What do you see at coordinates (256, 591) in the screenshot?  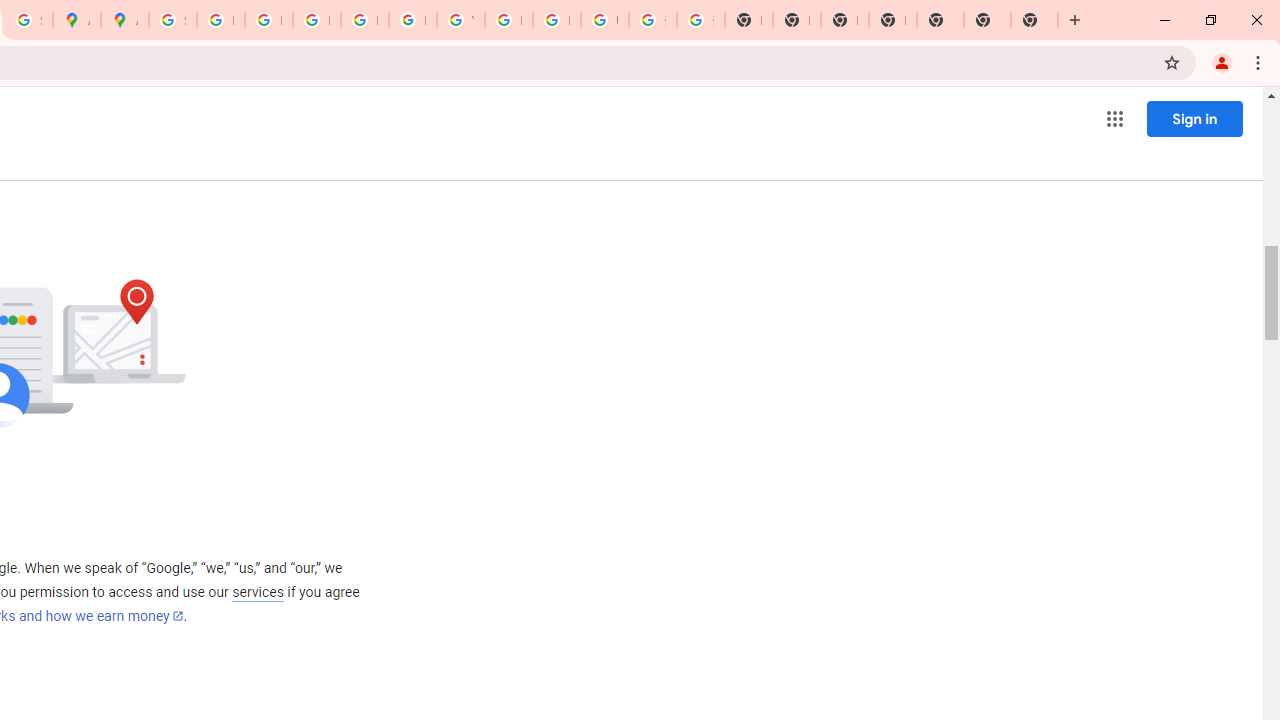 I see `'services'` at bounding box center [256, 591].